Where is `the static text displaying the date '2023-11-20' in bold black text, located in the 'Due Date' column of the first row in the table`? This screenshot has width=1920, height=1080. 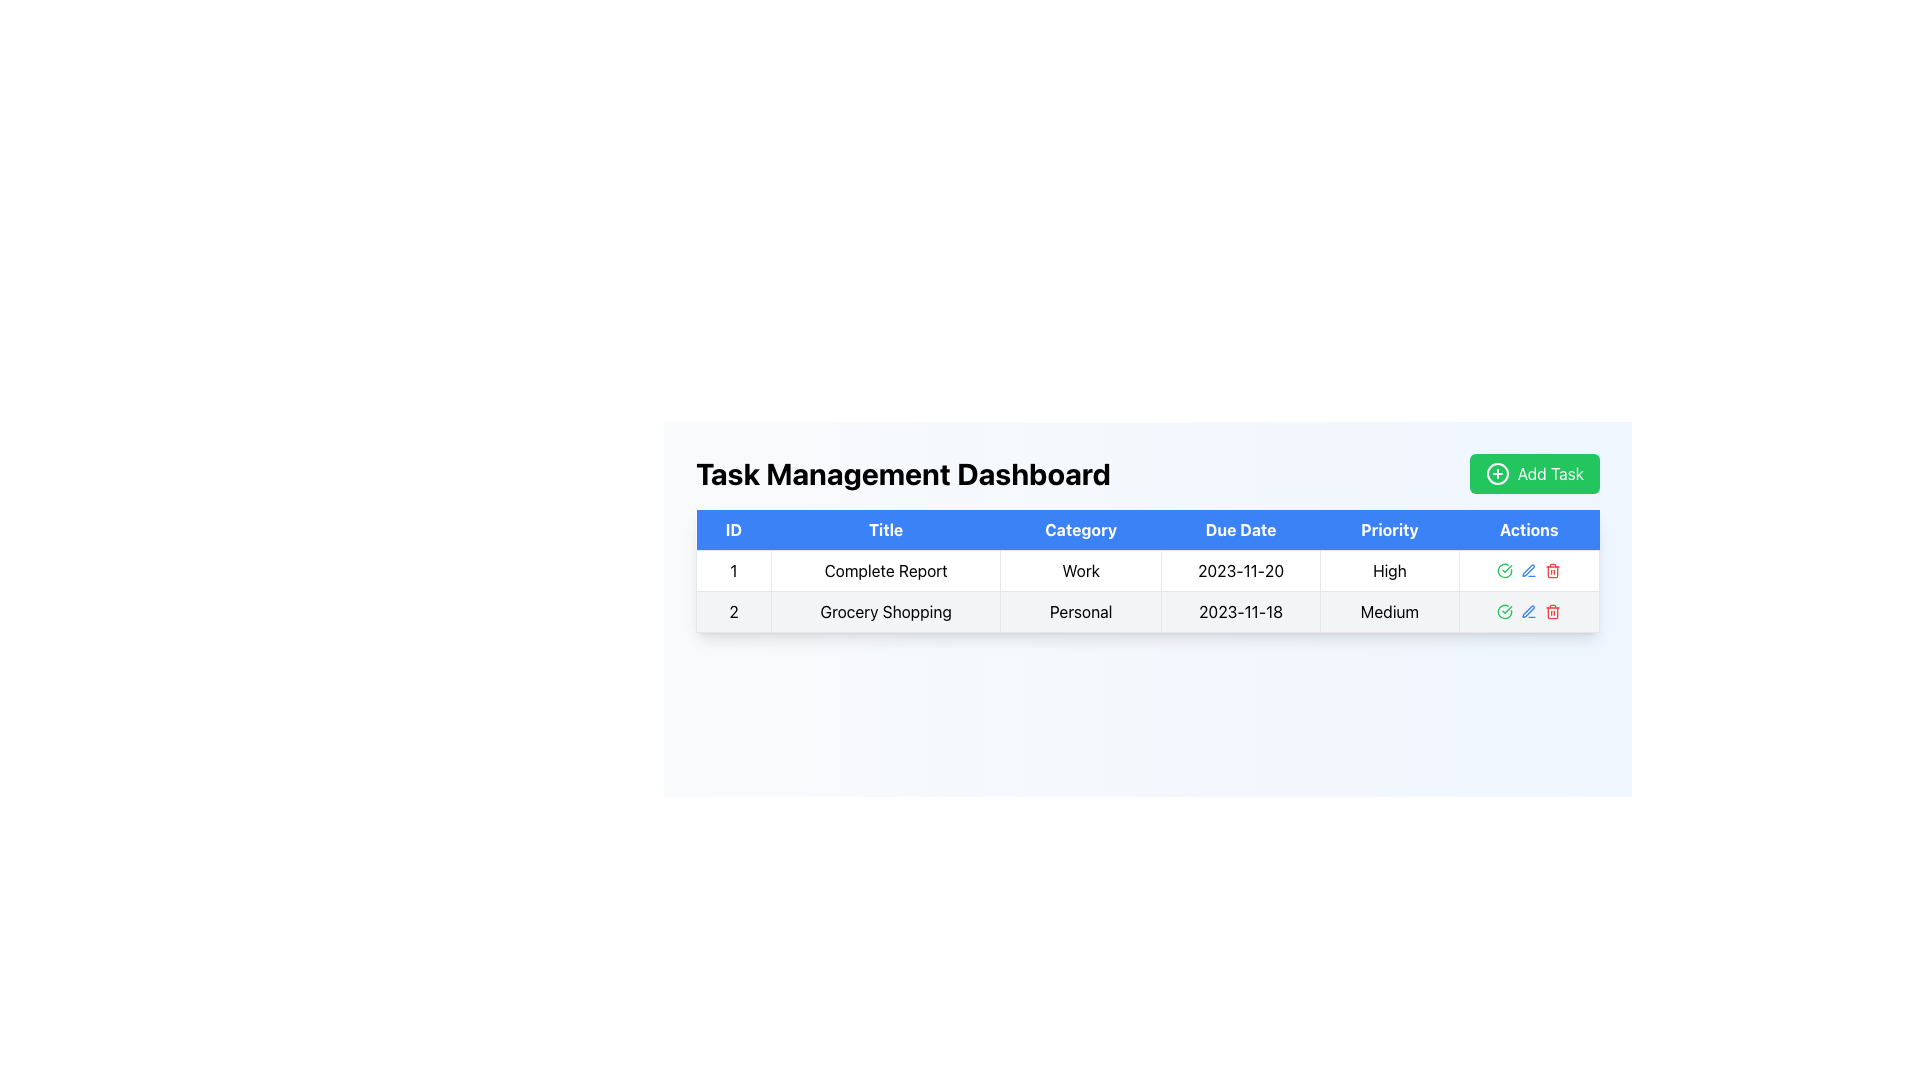 the static text displaying the date '2023-11-20' in bold black text, located in the 'Due Date' column of the first row in the table is located at coordinates (1240, 570).